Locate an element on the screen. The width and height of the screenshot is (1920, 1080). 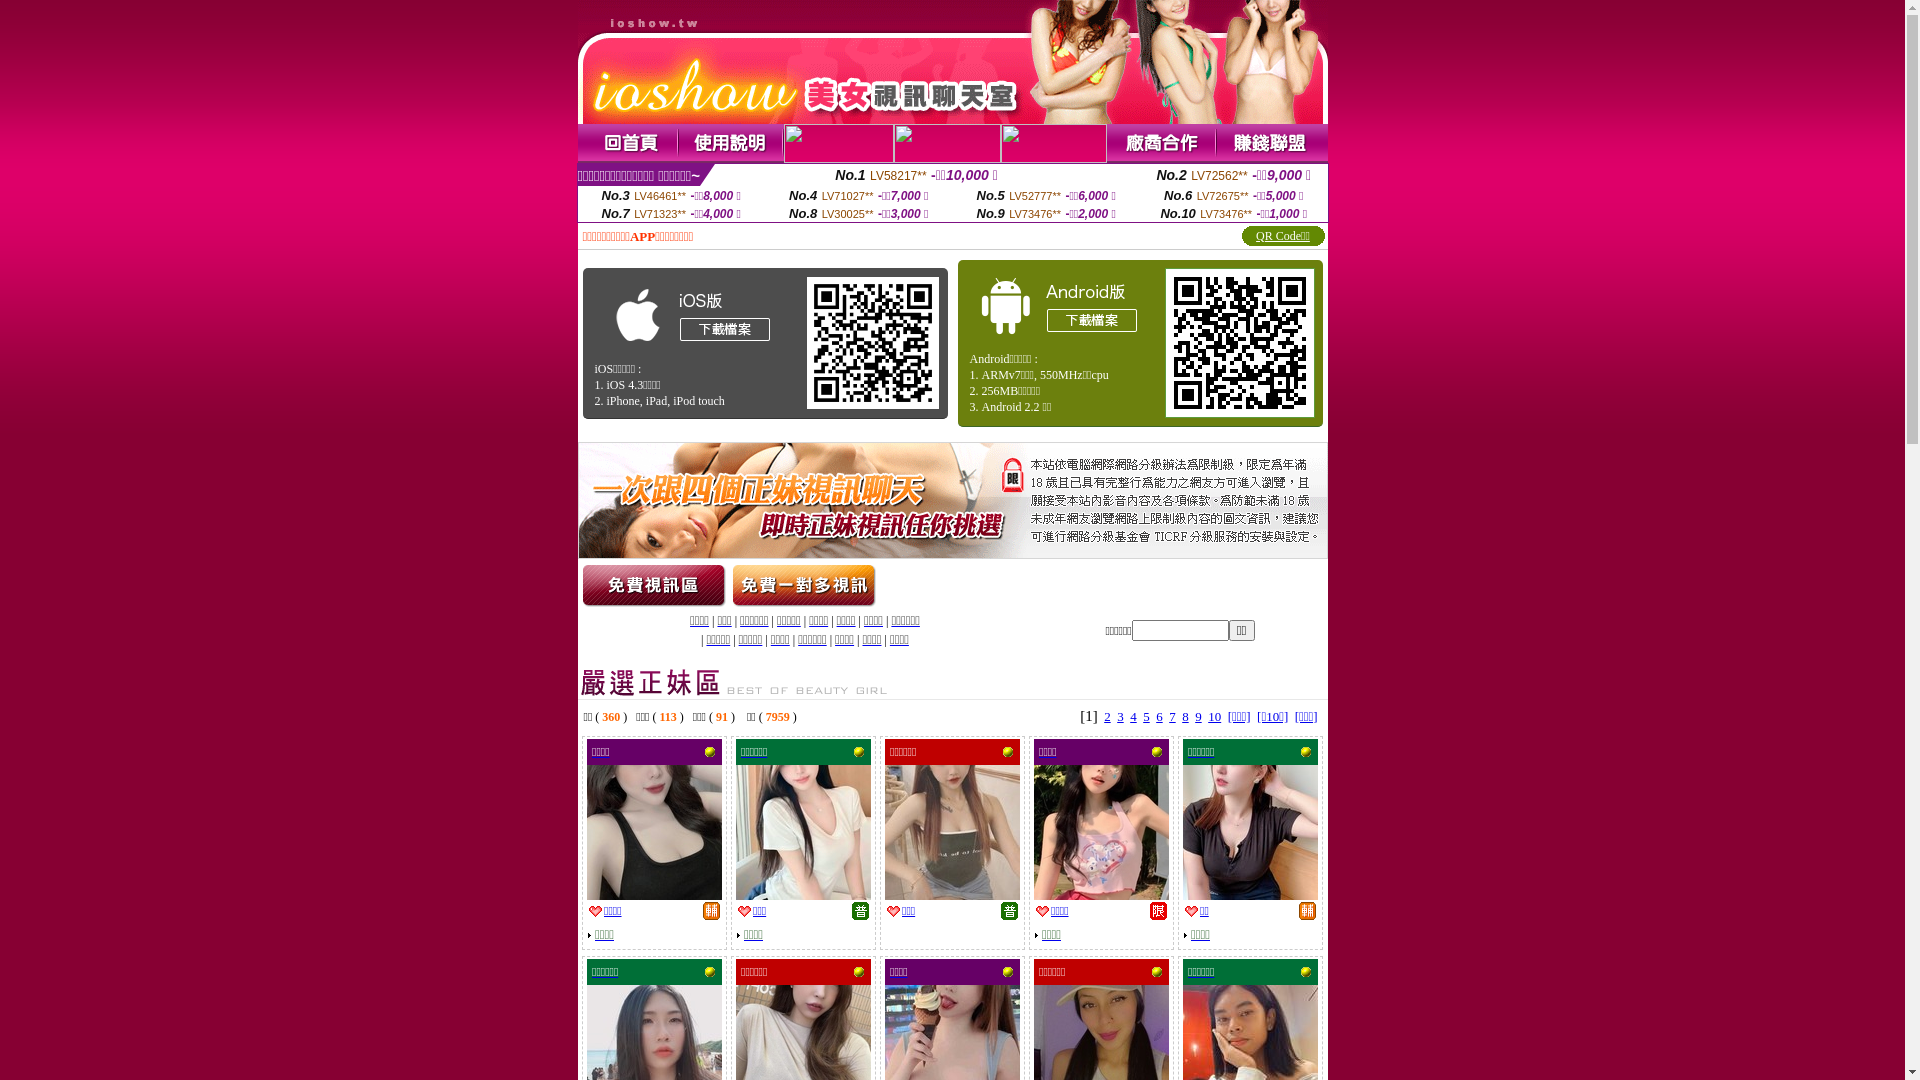
'3' is located at coordinates (1116, 715).